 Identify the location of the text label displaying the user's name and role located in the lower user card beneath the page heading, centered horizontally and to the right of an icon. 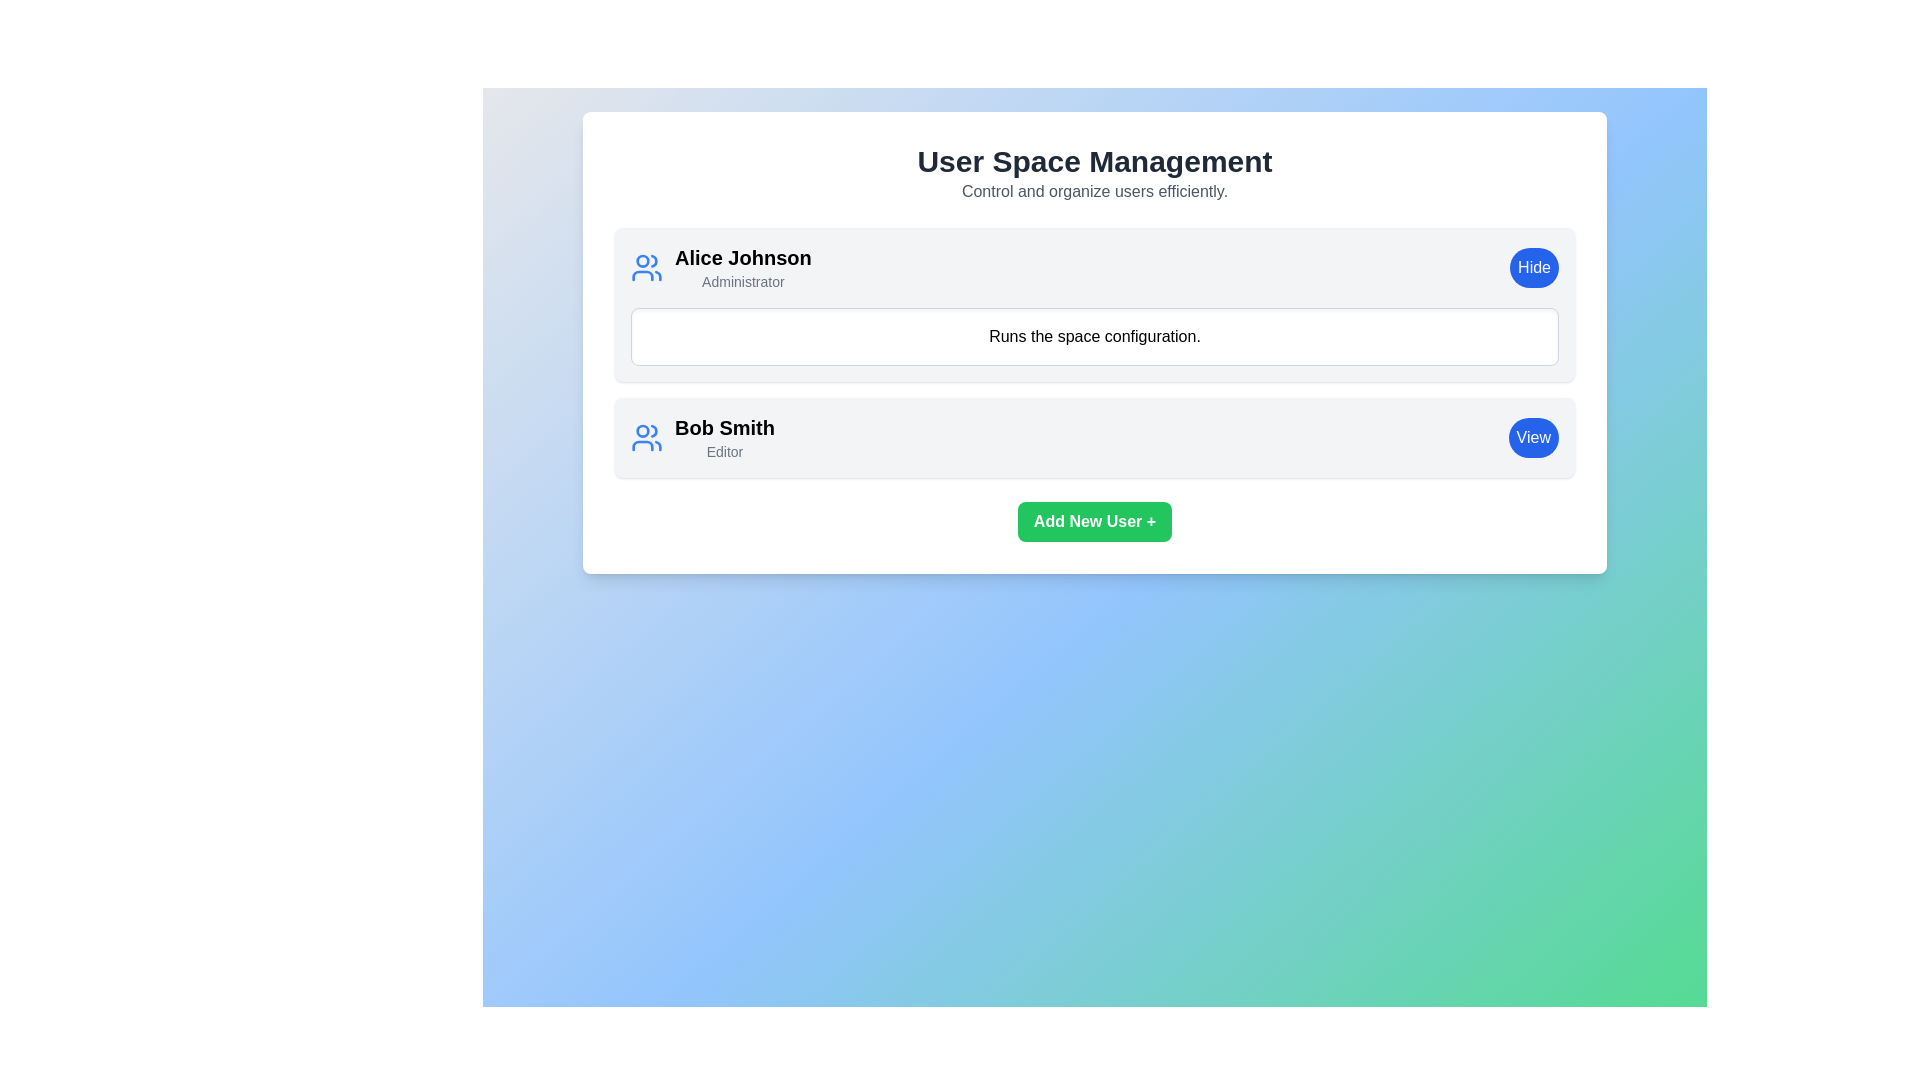
(723, 437).